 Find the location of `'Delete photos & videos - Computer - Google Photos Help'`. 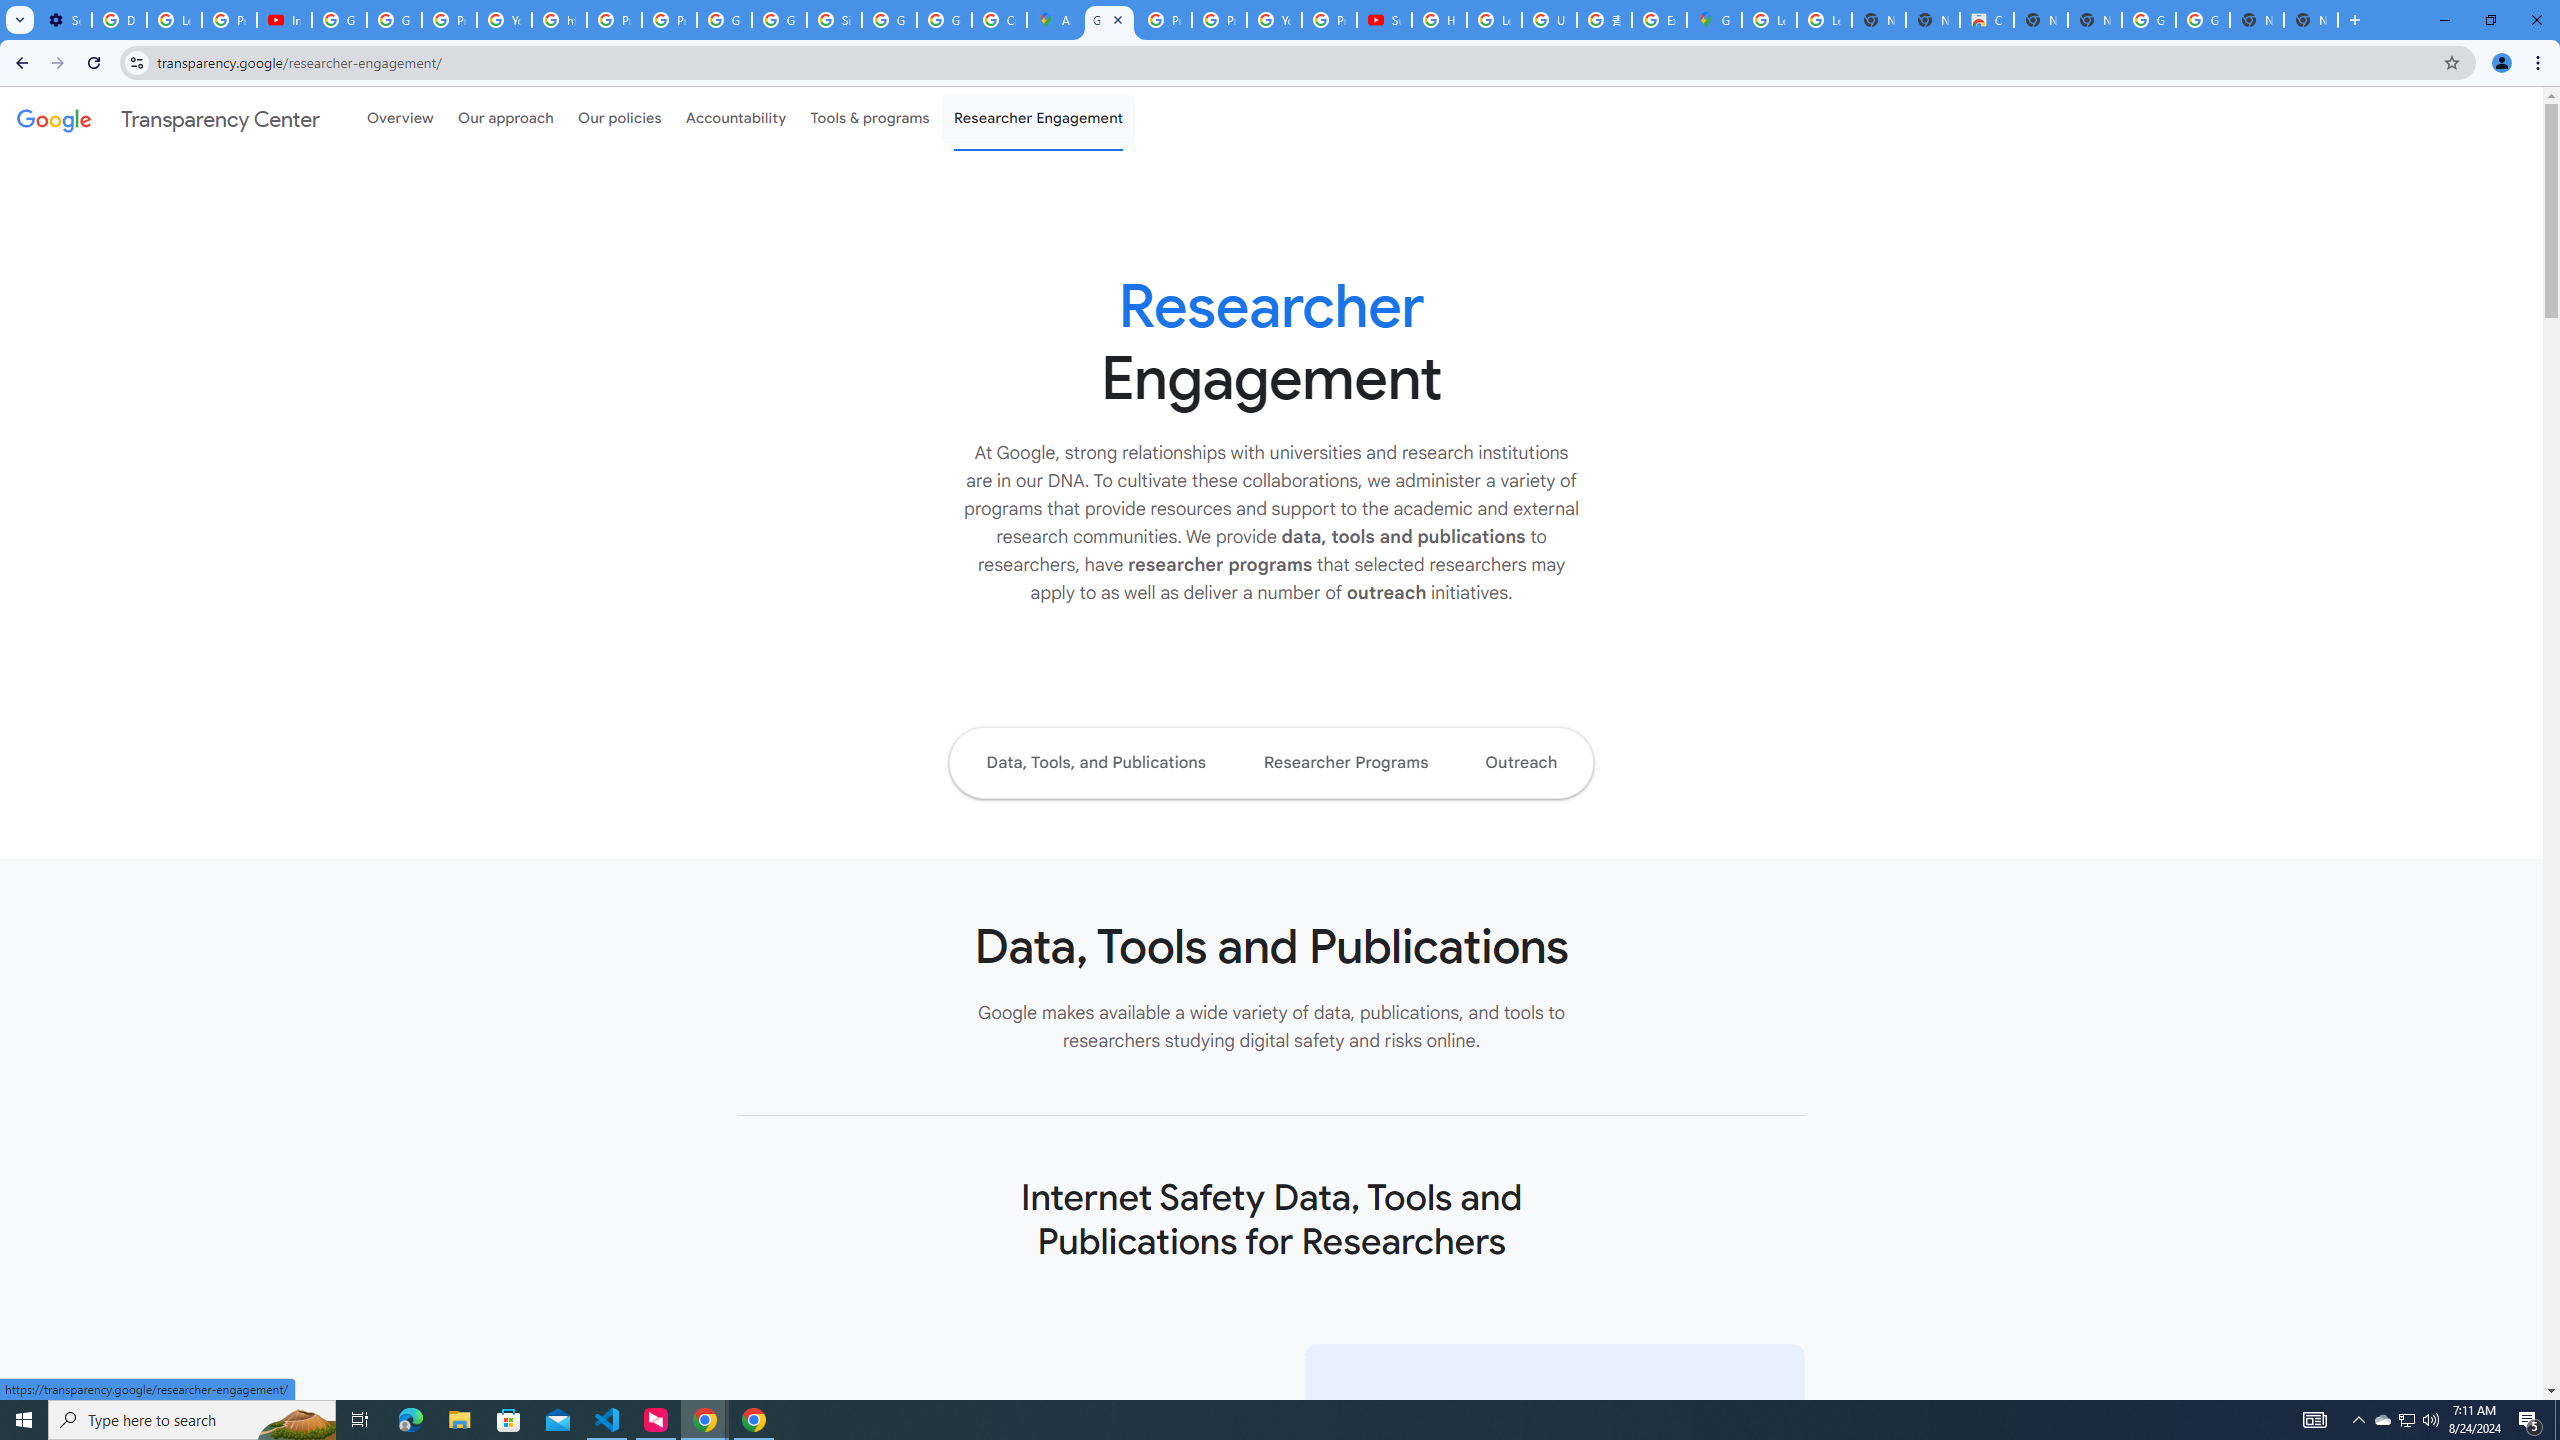

'Delete photos & videos - Computer - Google Photos Help' is located at coordinates (118, 19).